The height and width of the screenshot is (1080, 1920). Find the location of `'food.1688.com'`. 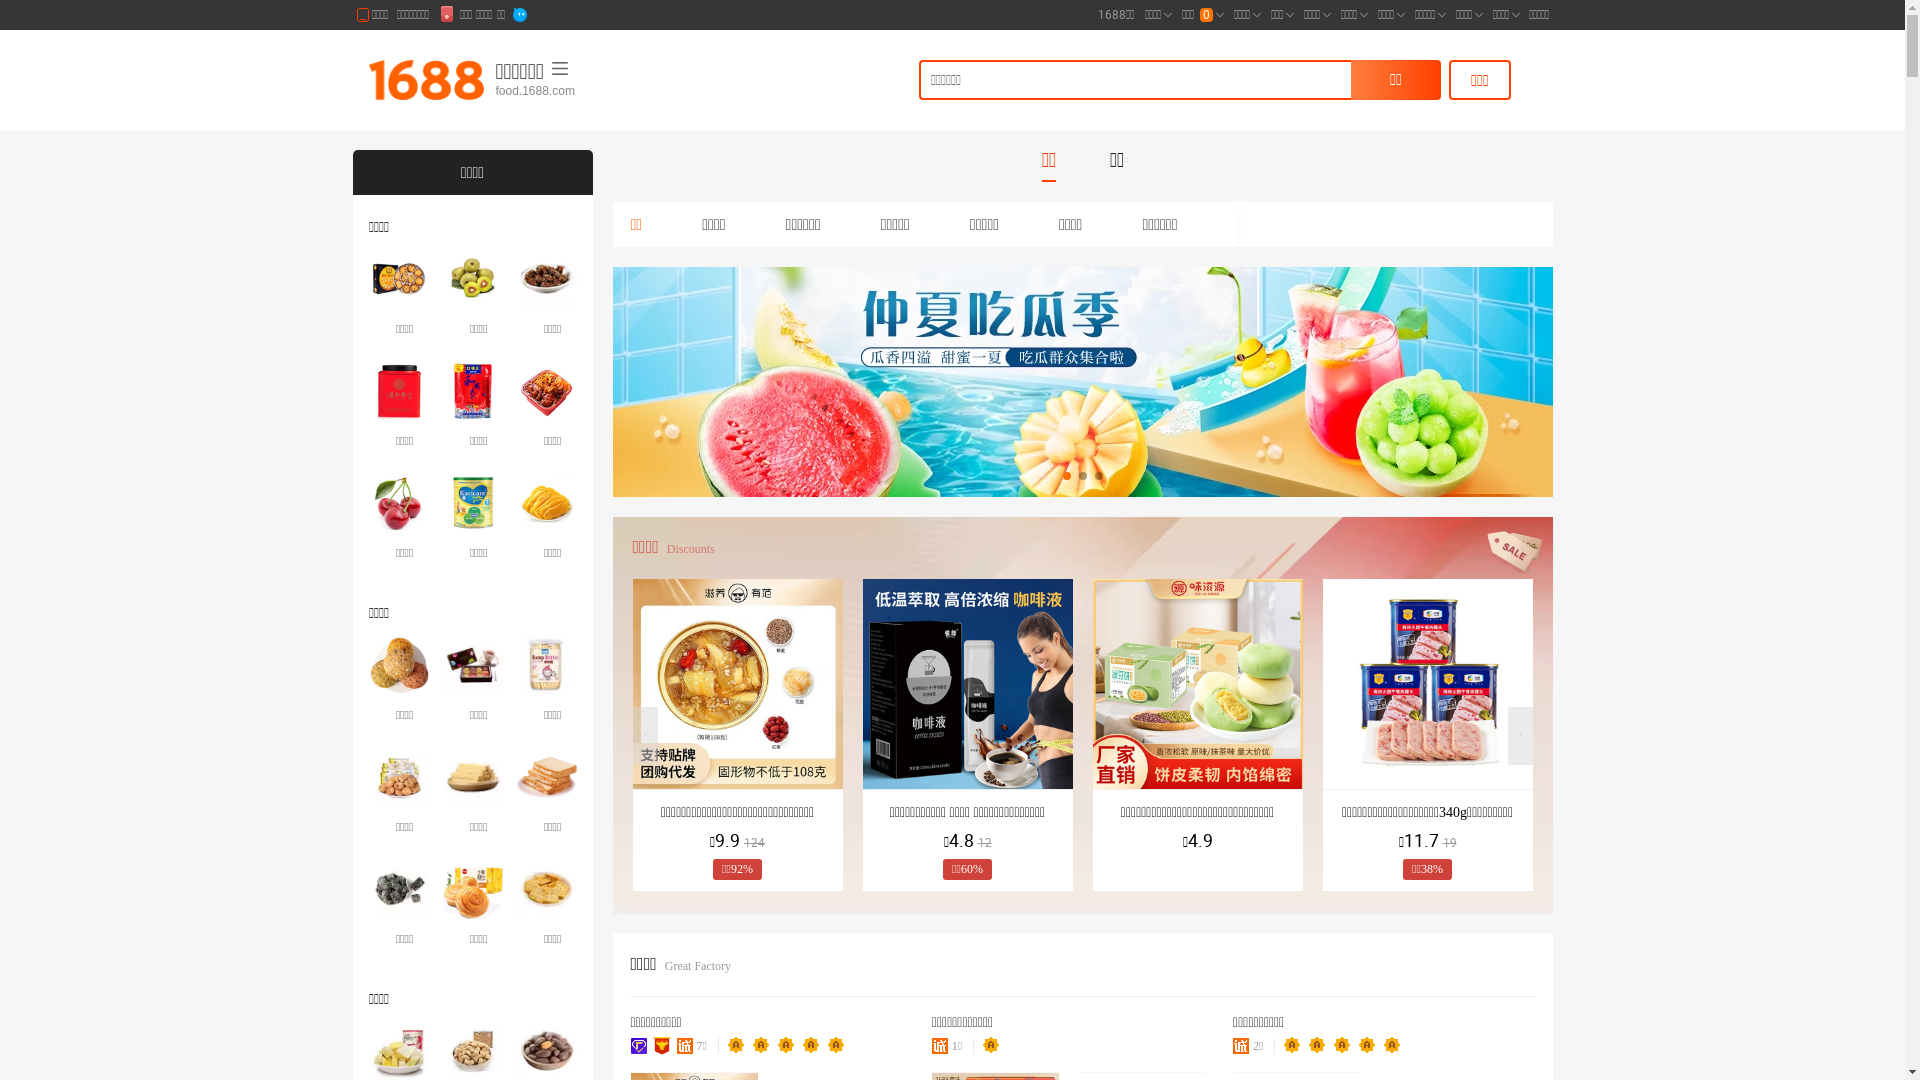

'food.1688.com' is located at coordinates (594, 91).